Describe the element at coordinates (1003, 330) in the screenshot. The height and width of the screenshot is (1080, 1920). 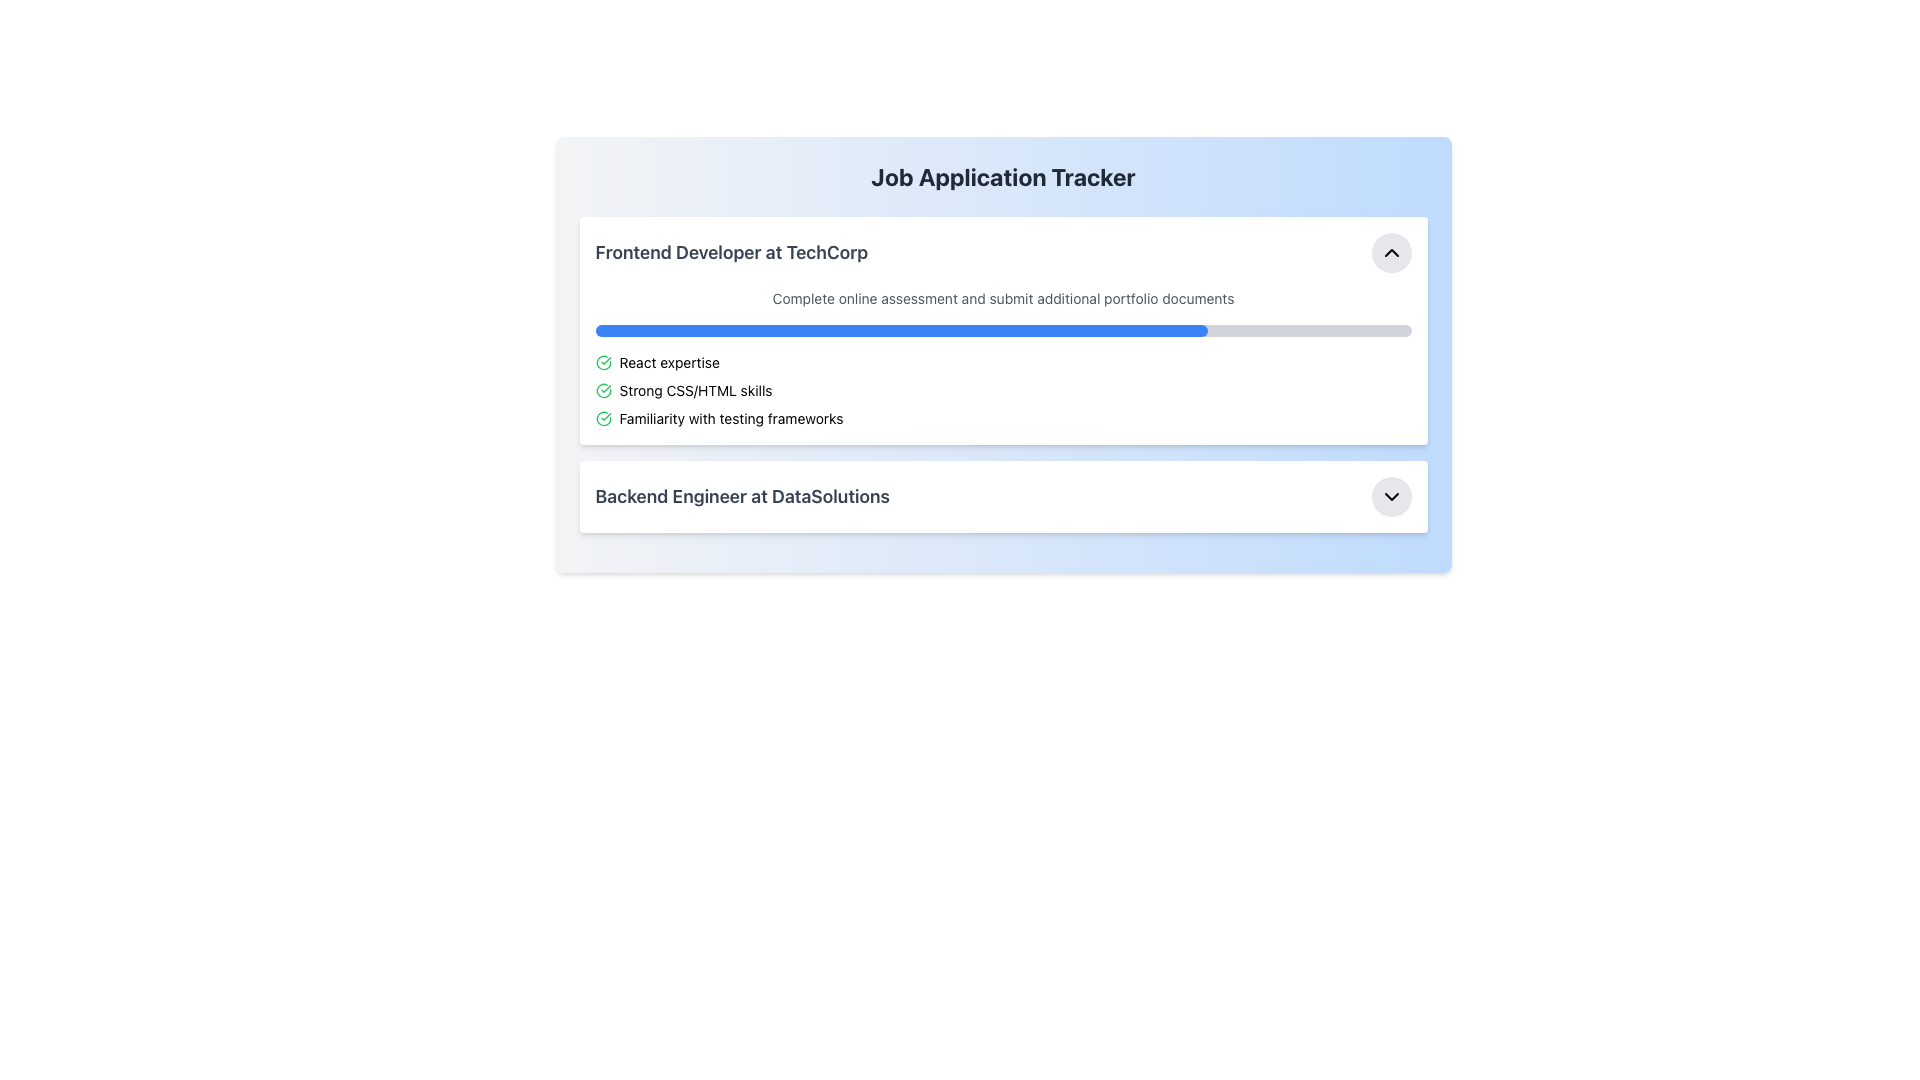
I see `the first job listing card in the 'Job Application Tracker'` at that location.